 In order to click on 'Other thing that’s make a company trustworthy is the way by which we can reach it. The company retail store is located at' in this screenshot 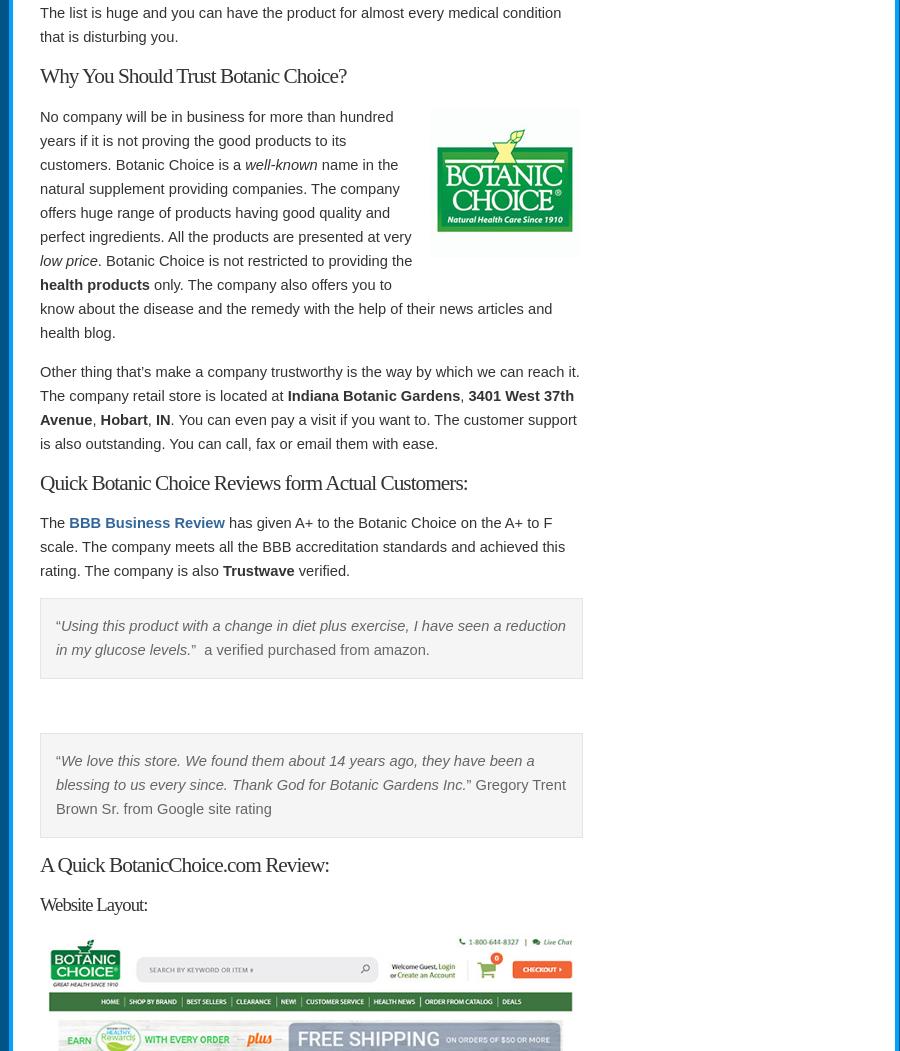, I will do `click(308, 381)`.